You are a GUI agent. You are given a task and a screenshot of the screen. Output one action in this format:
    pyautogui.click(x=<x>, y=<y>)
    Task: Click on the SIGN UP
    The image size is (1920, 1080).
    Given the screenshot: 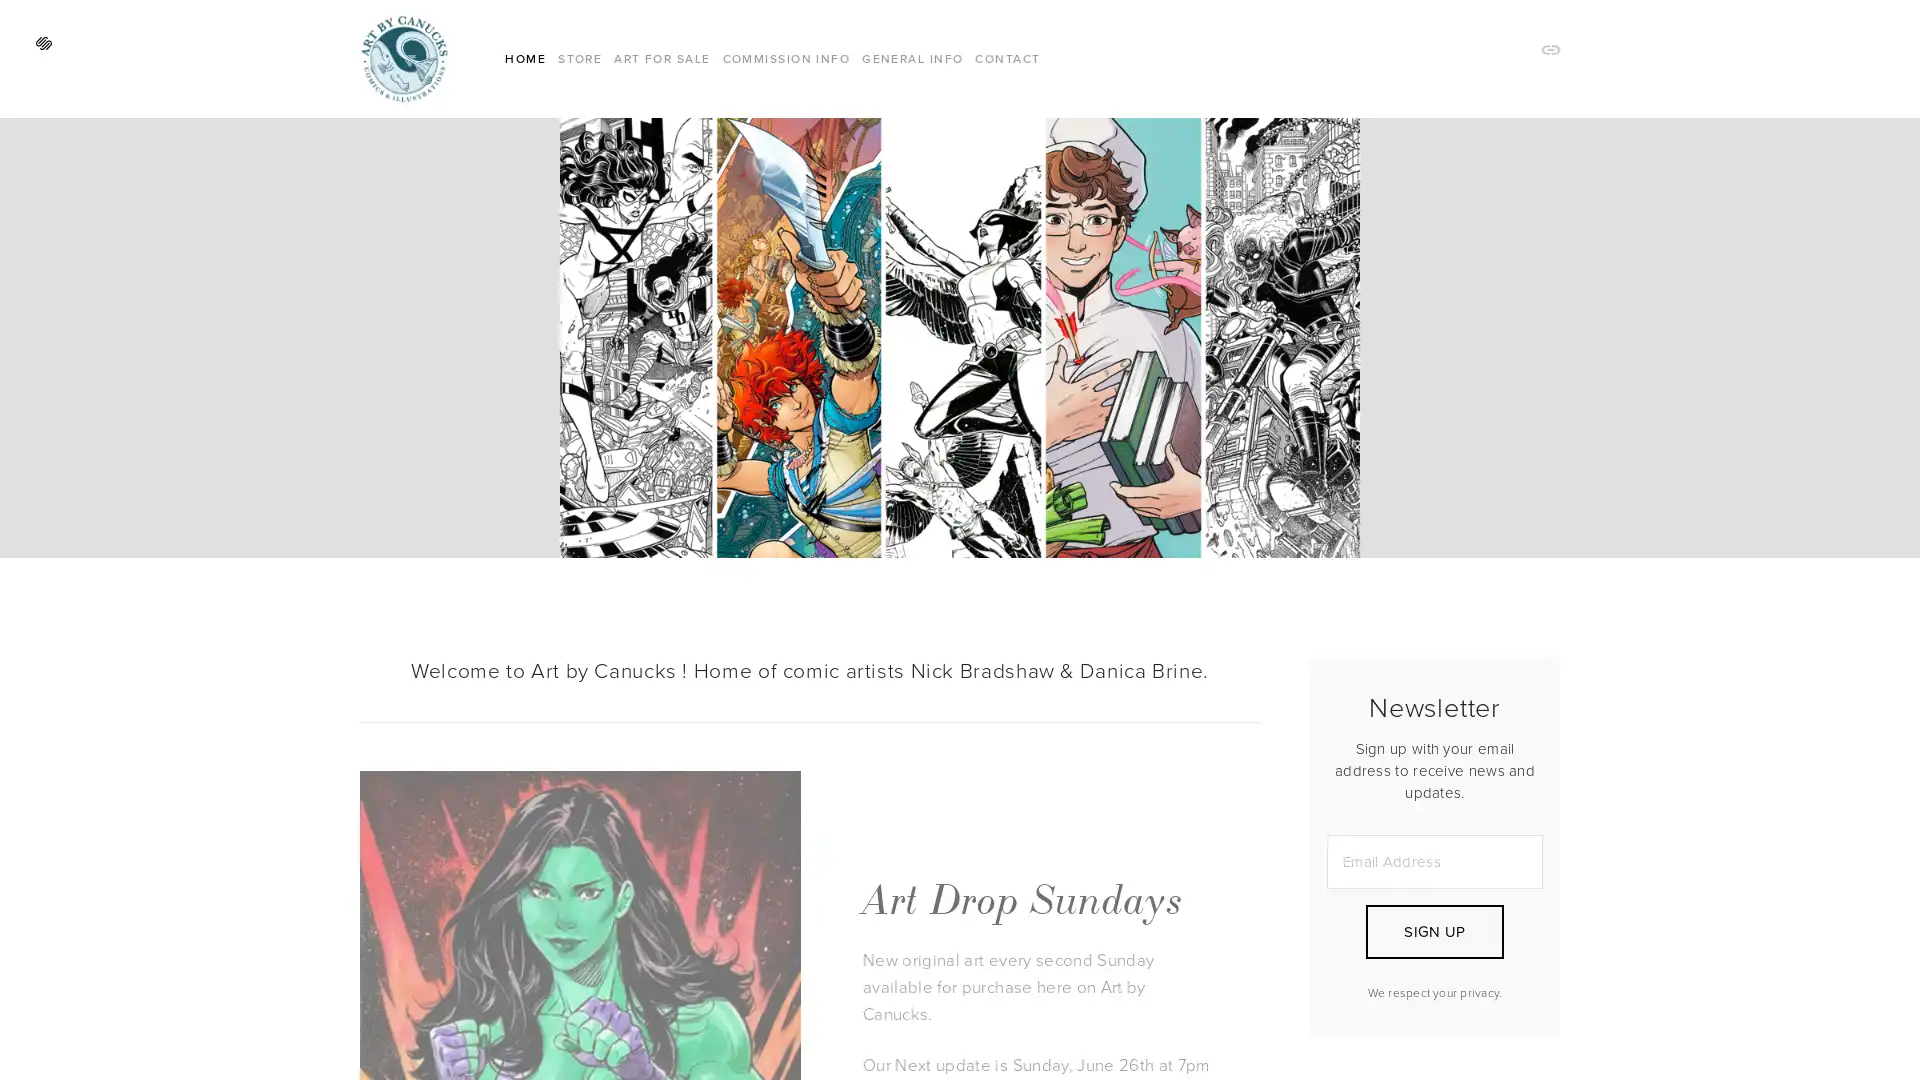 What is the action you would take?
    pyautogui.click(x=1433, y=932)
    